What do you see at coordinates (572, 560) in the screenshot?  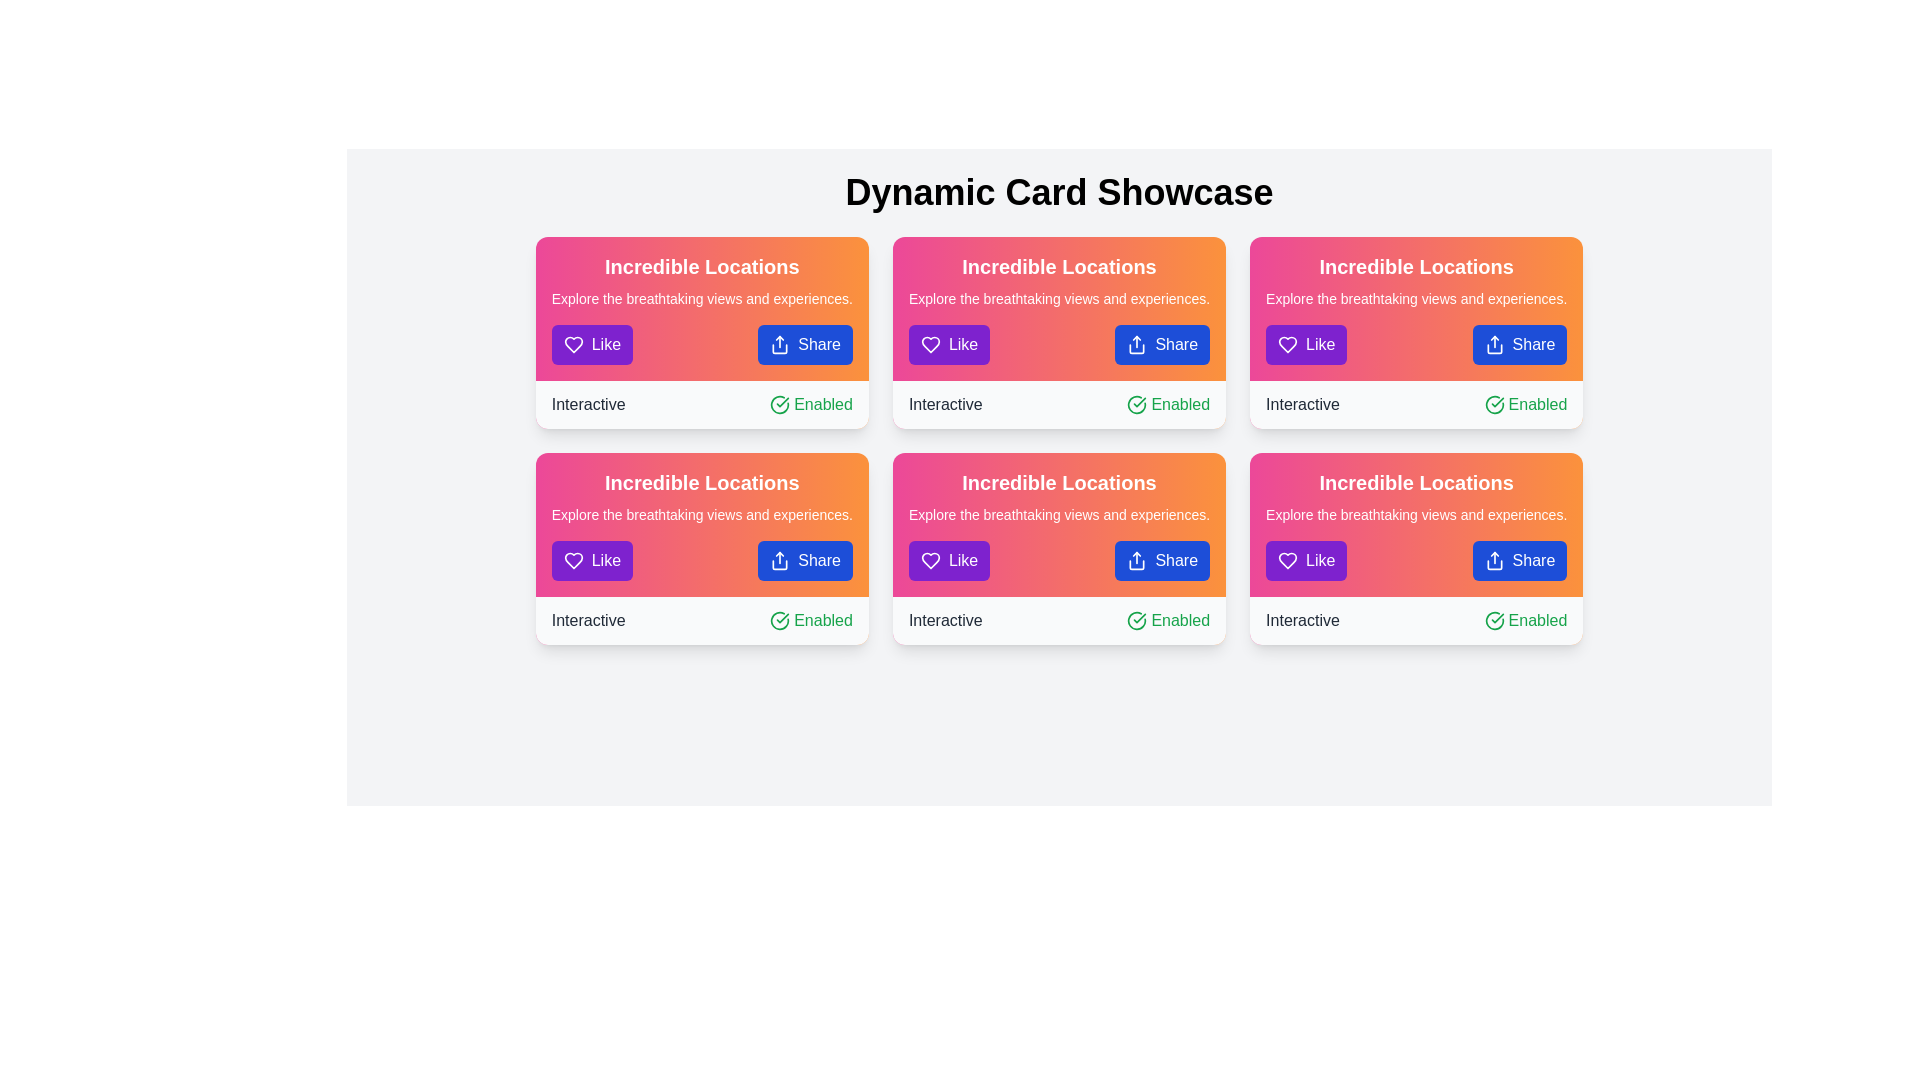 I see `the heart-shaped purple icon next to the 'Like' text within the 'Incredible Locations' card to express preference` at bounding box center [572, 560].